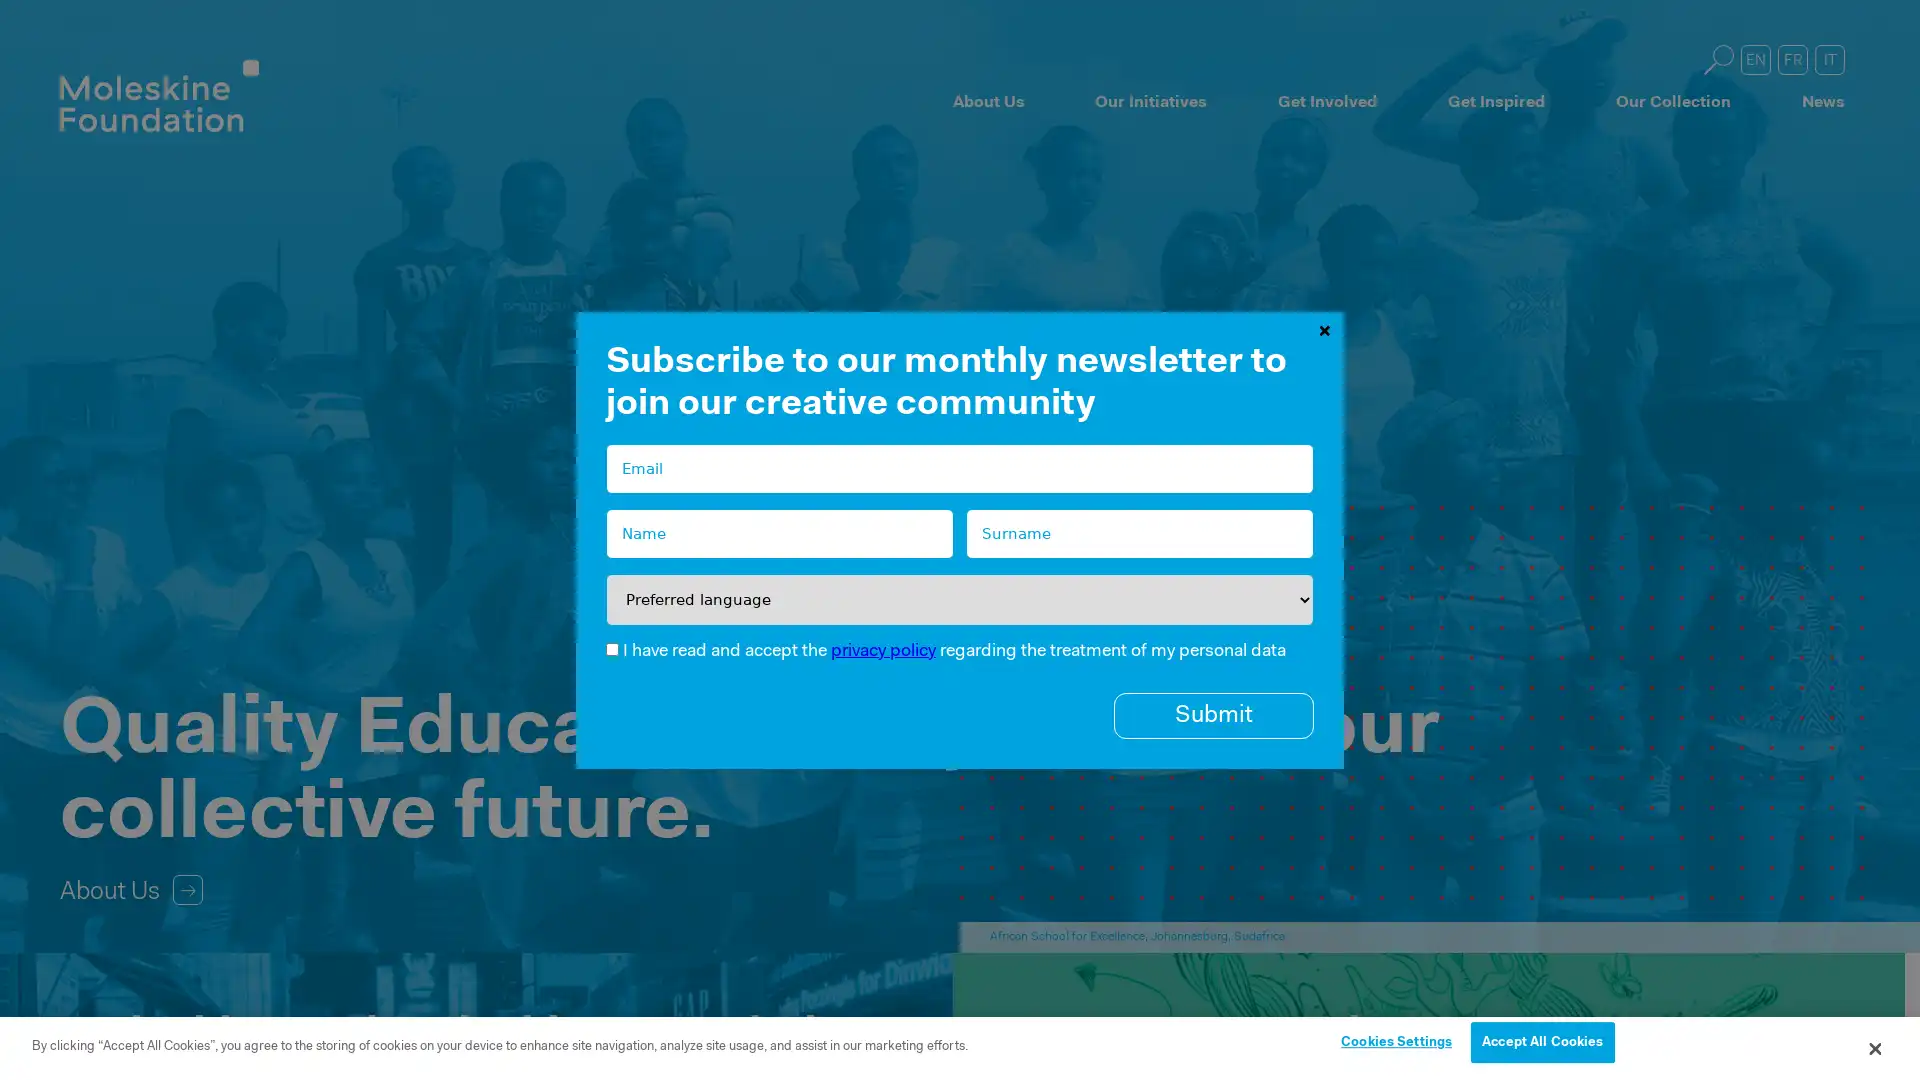  Describe the element at coordinates (1213, 713) in the screenshot. I see `Submit` at that location.